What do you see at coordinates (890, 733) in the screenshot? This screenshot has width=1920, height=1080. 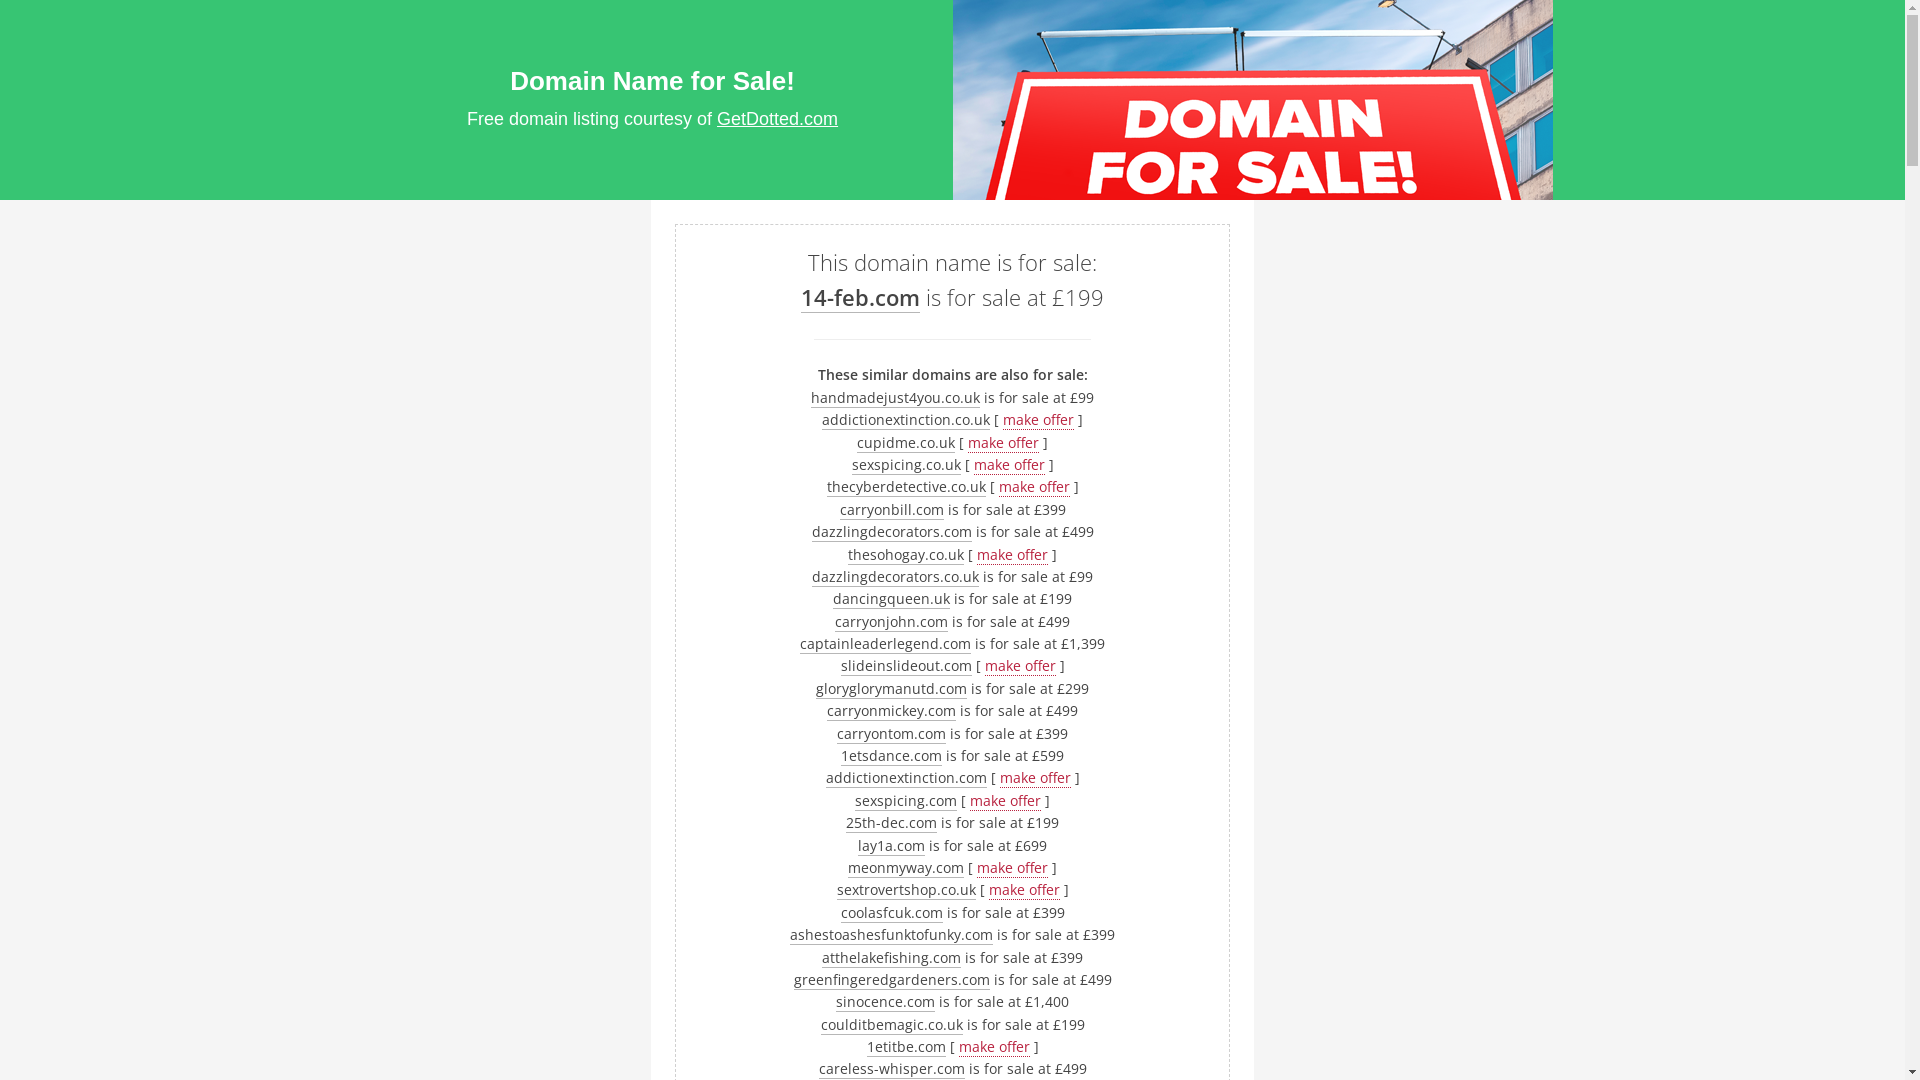 I see `'carryontom.com'` at bounding box center [890, 733].